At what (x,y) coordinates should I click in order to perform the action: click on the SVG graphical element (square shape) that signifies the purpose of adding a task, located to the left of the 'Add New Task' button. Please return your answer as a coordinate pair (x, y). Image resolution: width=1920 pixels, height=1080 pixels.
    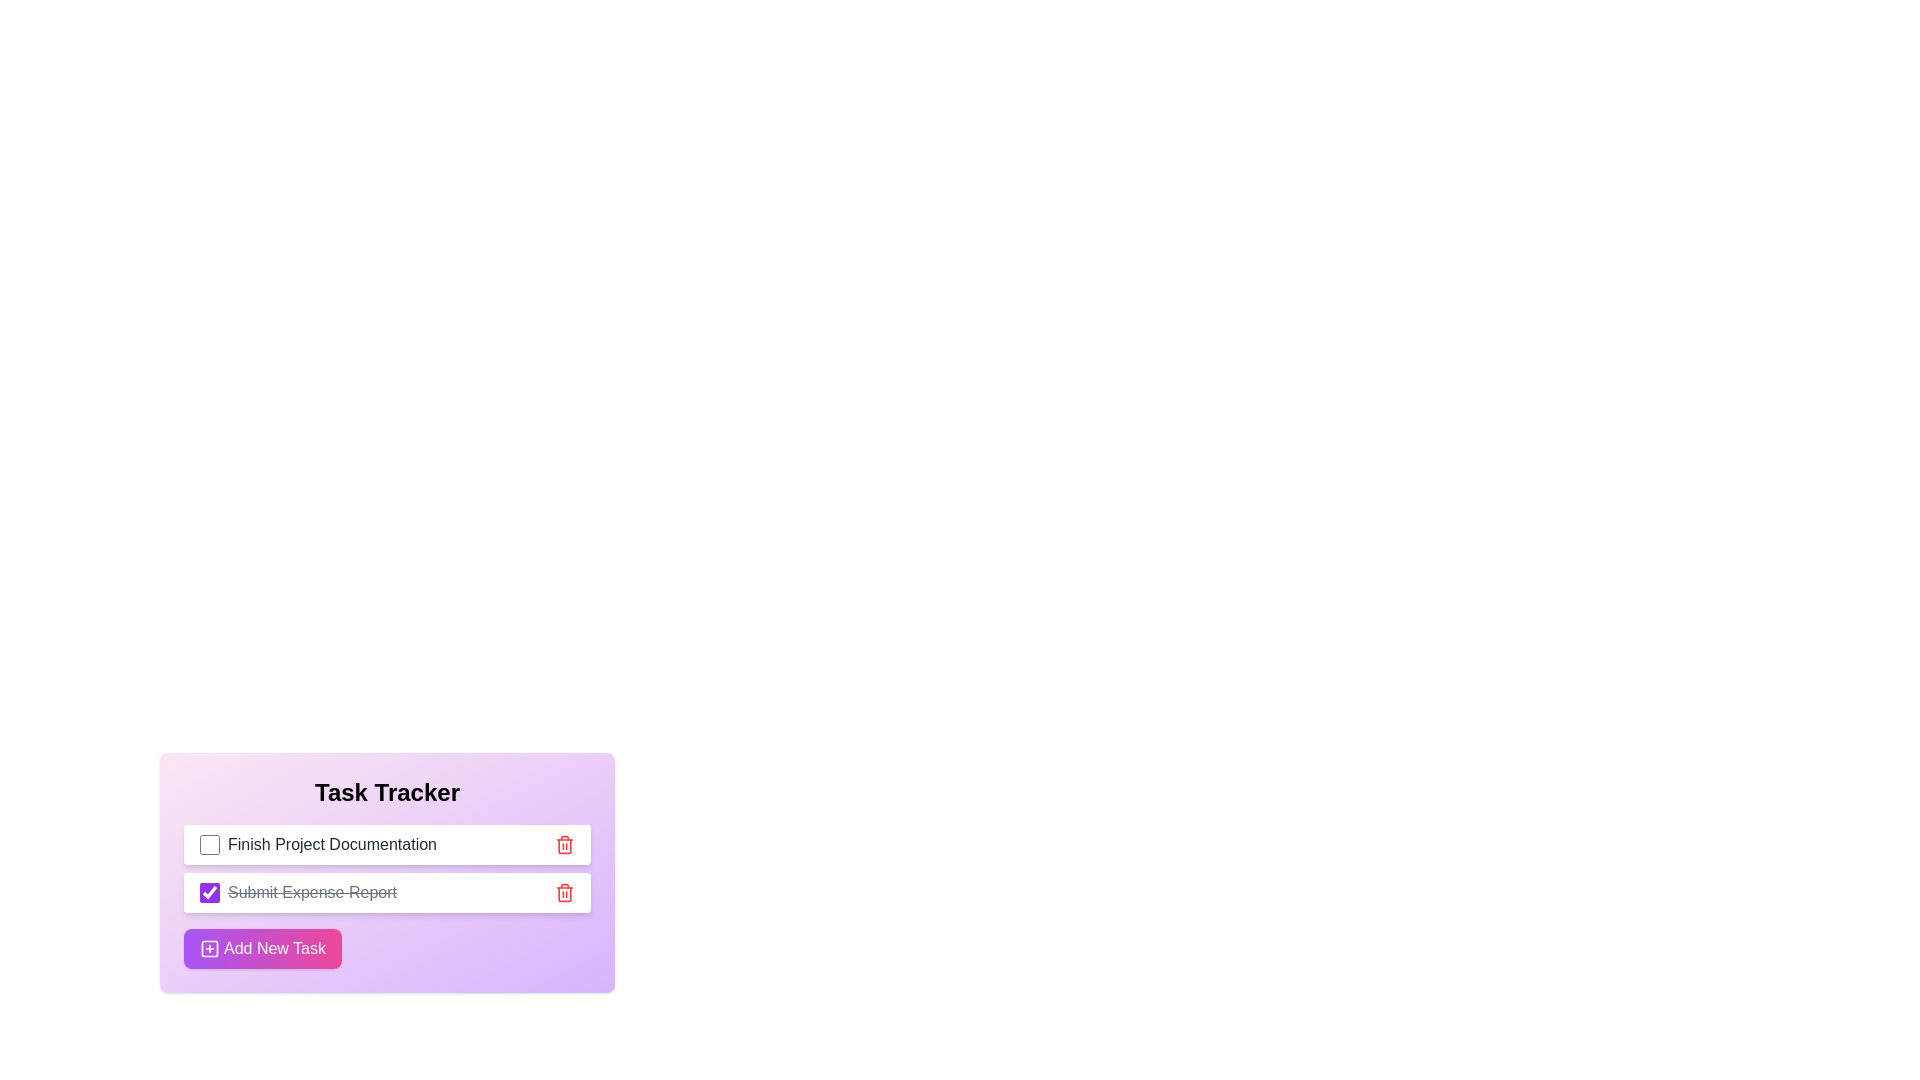
    Looking at the image, I should click on (210, 947).